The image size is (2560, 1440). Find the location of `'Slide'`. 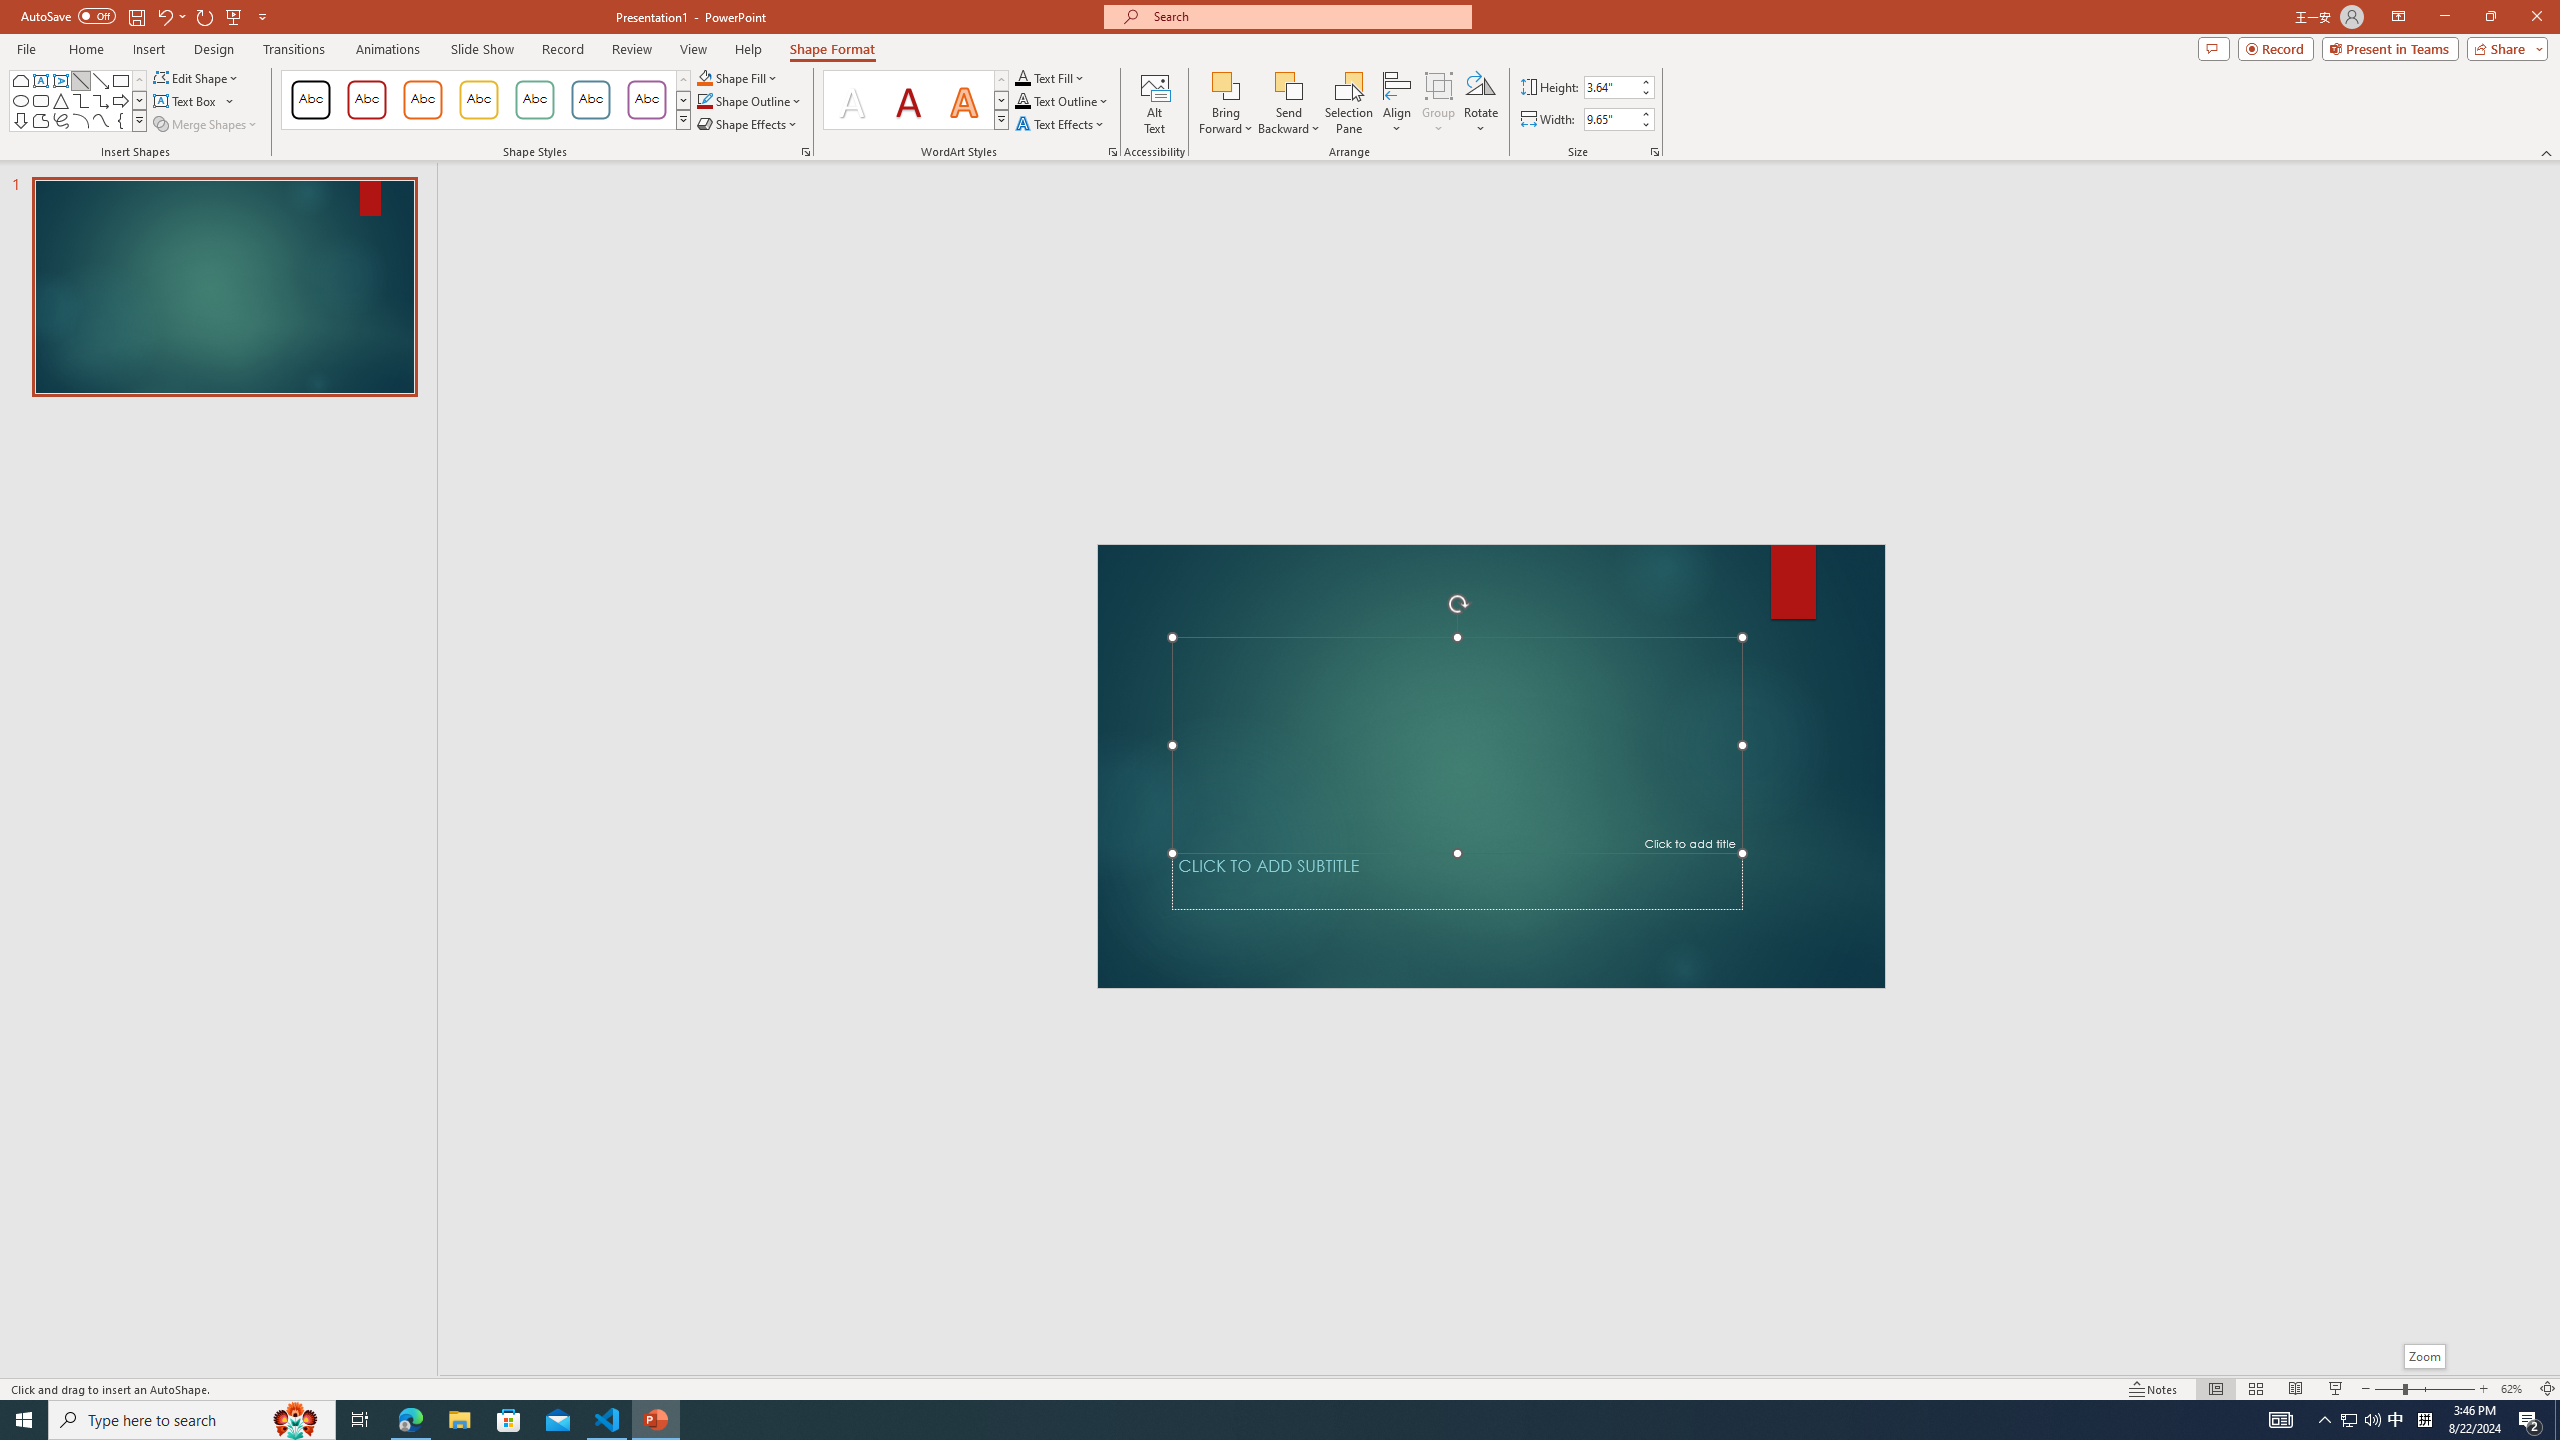

'Slide' is located at coordinates (224, 287).